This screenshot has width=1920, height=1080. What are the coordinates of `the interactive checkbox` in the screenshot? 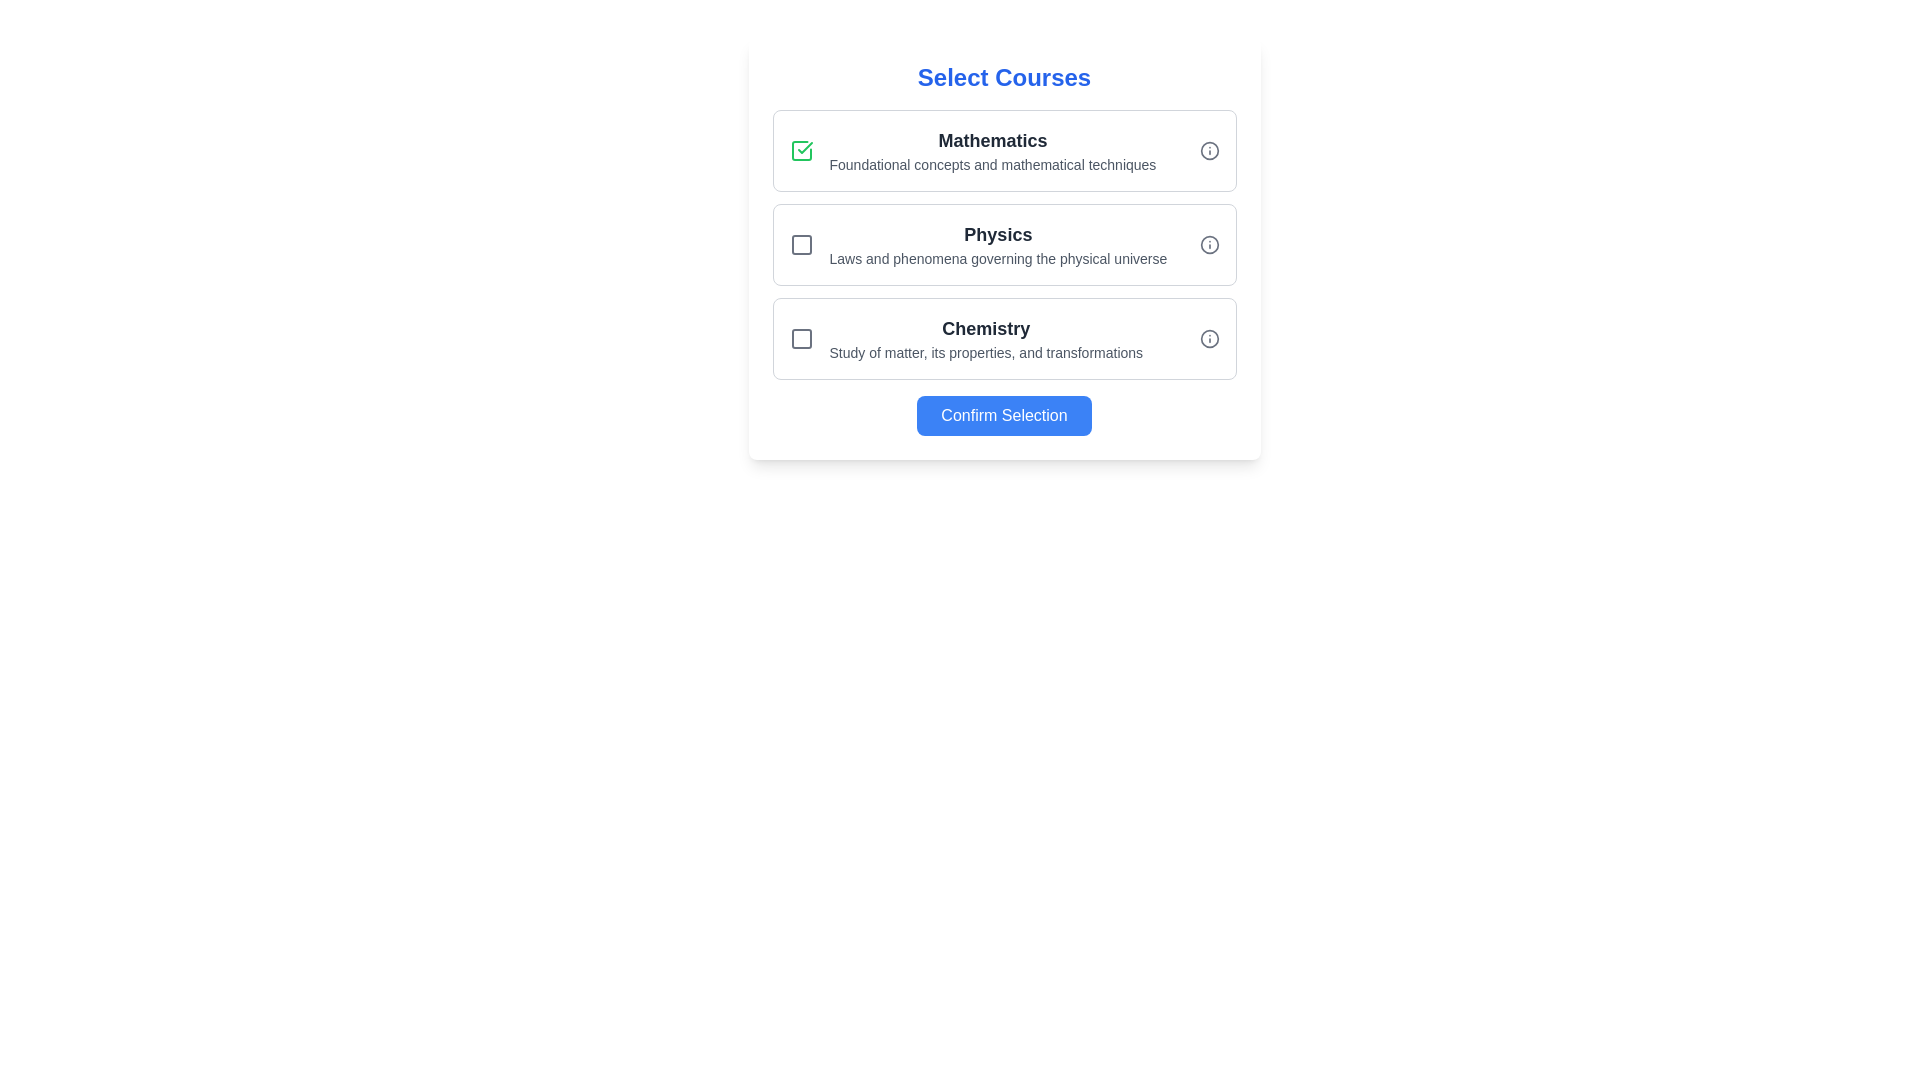 It's located at (801, 338).